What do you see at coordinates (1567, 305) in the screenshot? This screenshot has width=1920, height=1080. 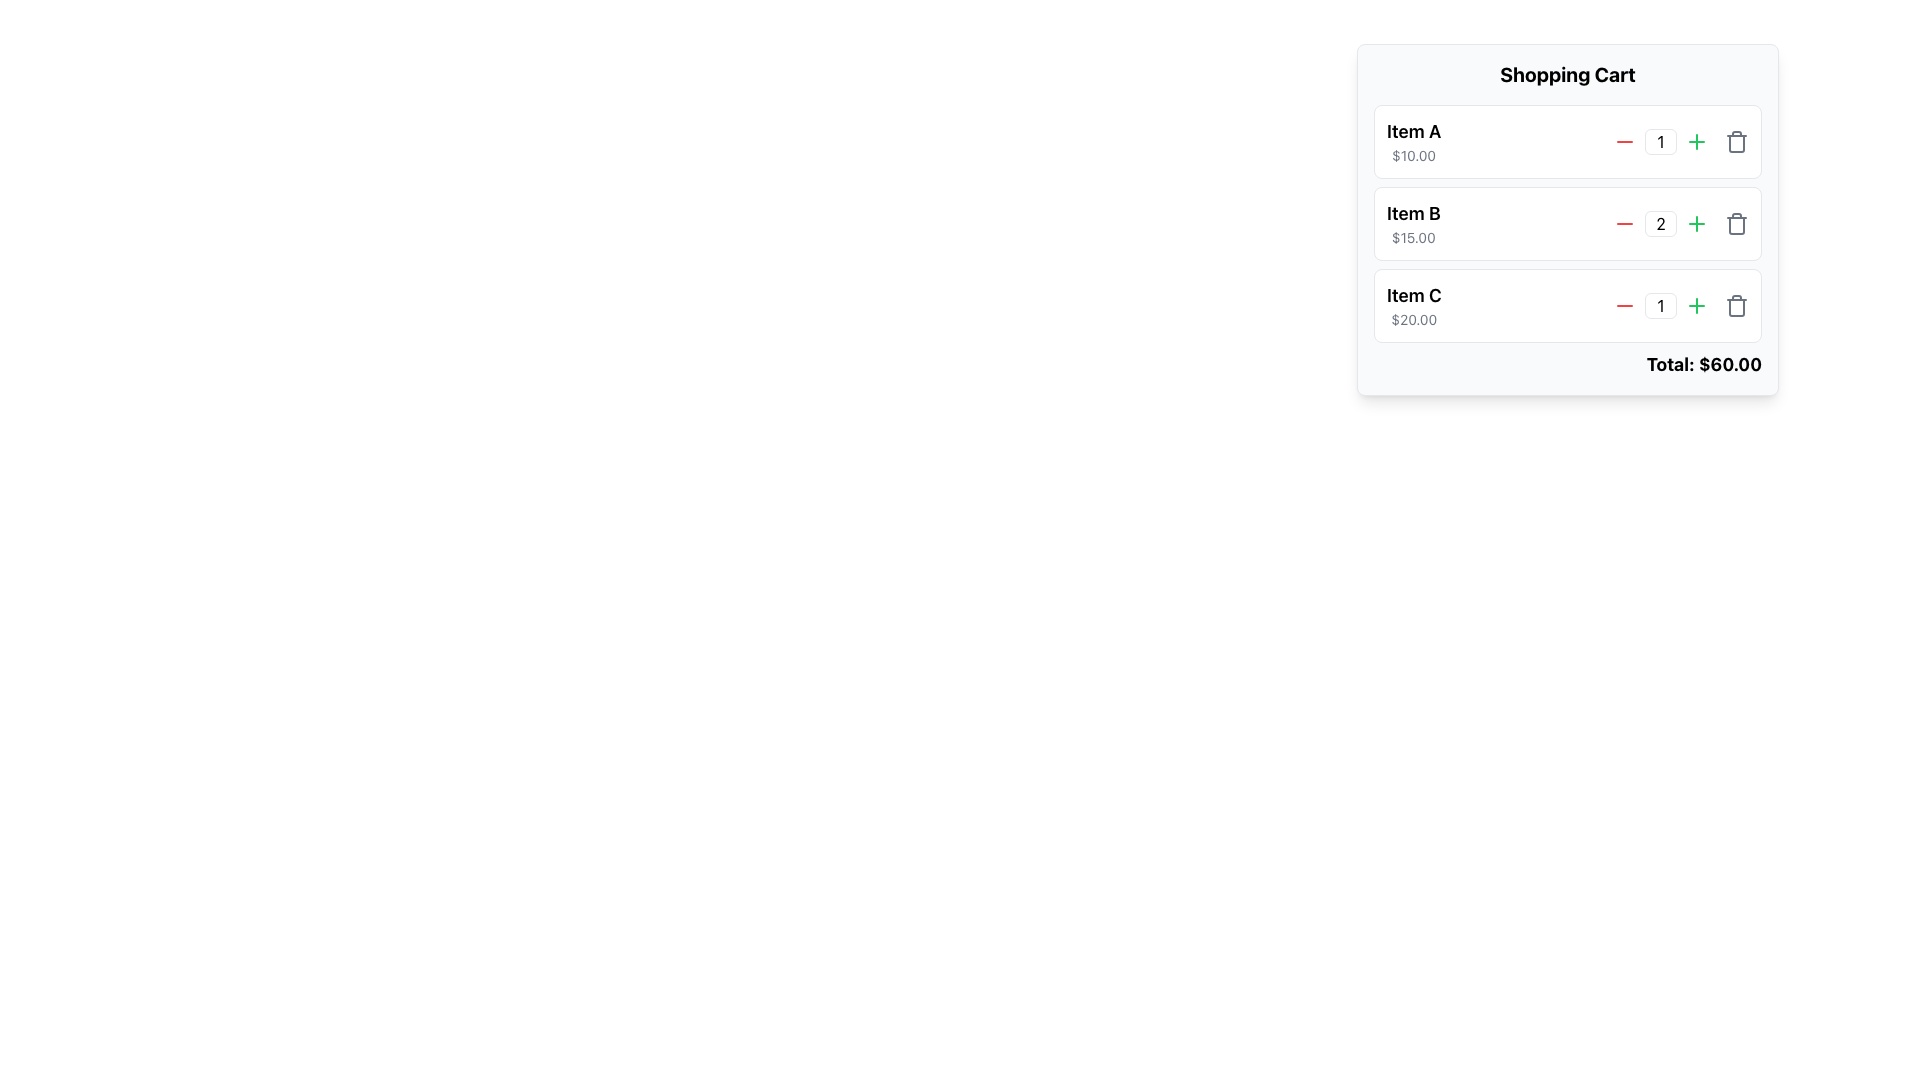 I see `the increment button of the third product item entry in the shopping cart, which has a white background, rounded corners, and is positioned below 'Item B'` at bounding box center [1567, 305].